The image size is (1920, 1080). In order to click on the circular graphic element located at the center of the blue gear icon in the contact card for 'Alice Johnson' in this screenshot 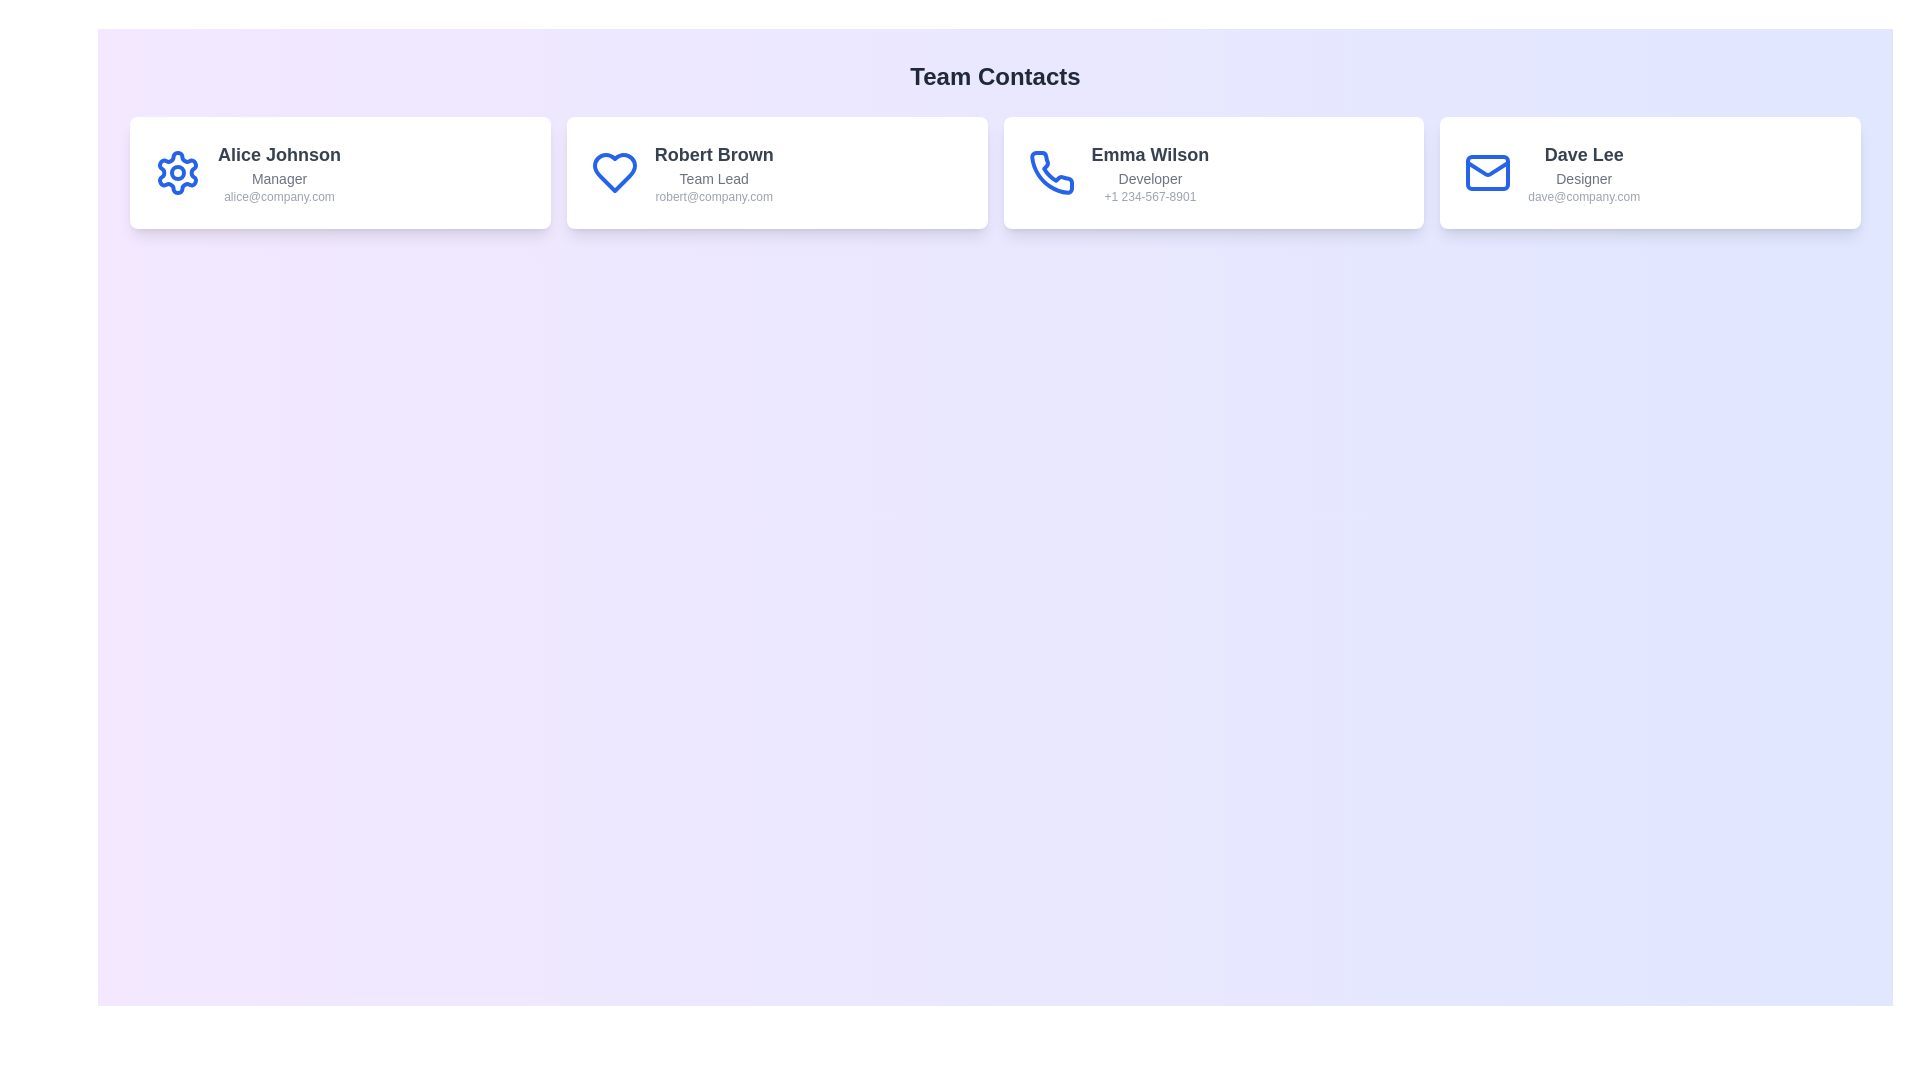, I will do `click(177, 172)`.